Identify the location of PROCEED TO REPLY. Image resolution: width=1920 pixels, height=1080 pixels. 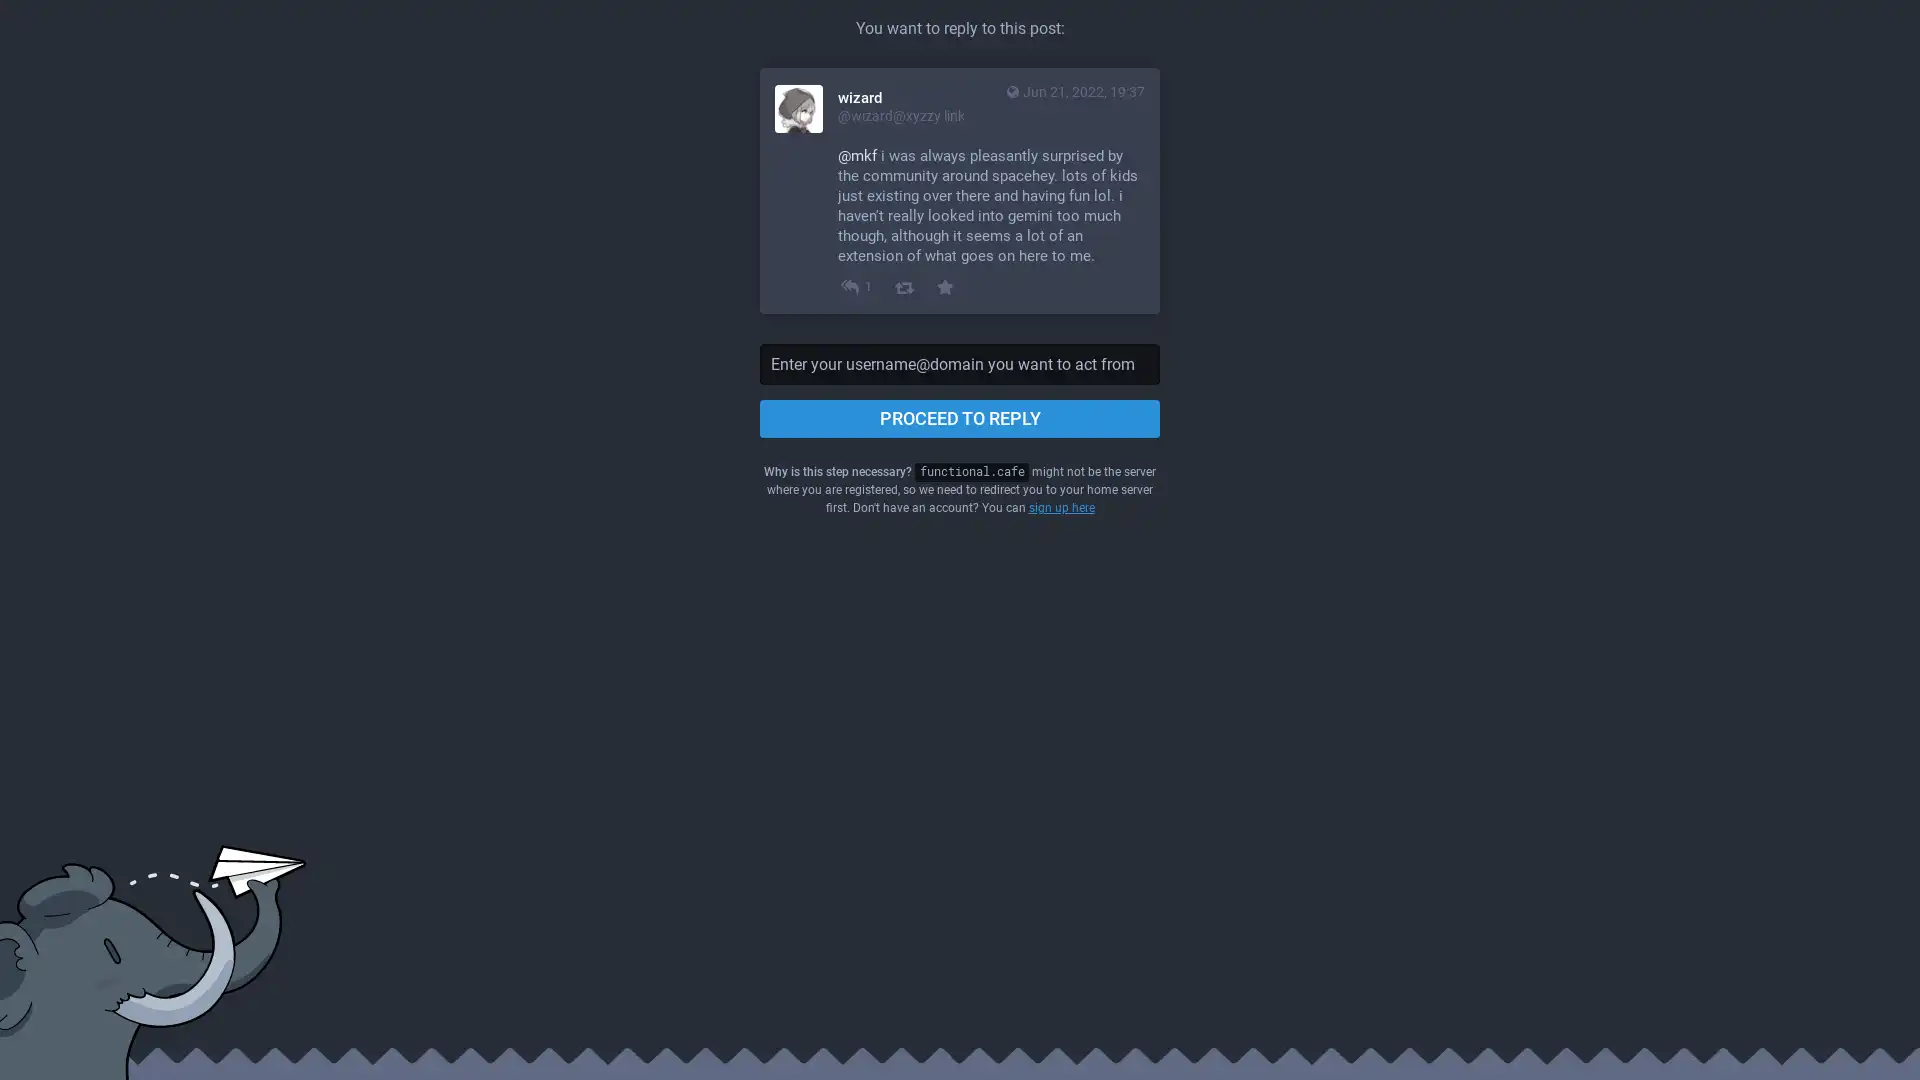
(960, 418).